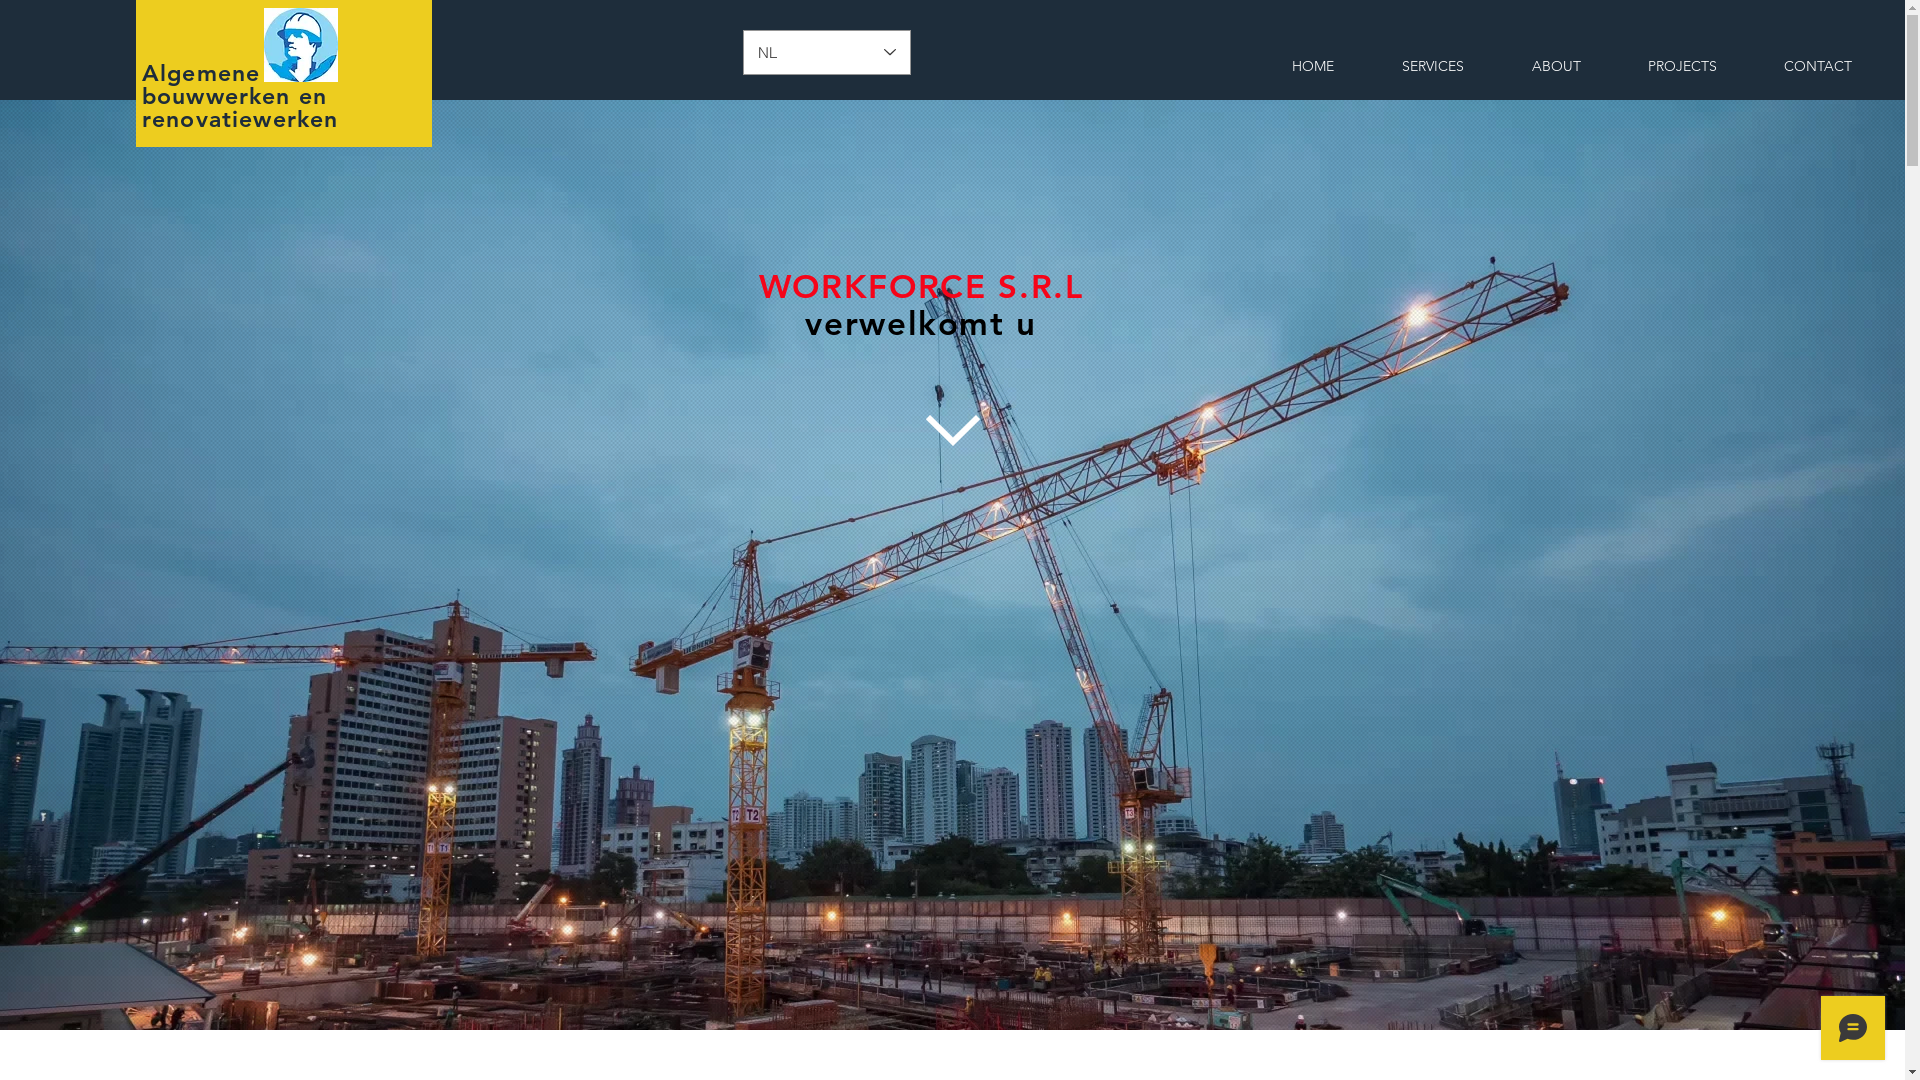  I want to click on 'SERVICES', so click(1432, 65).